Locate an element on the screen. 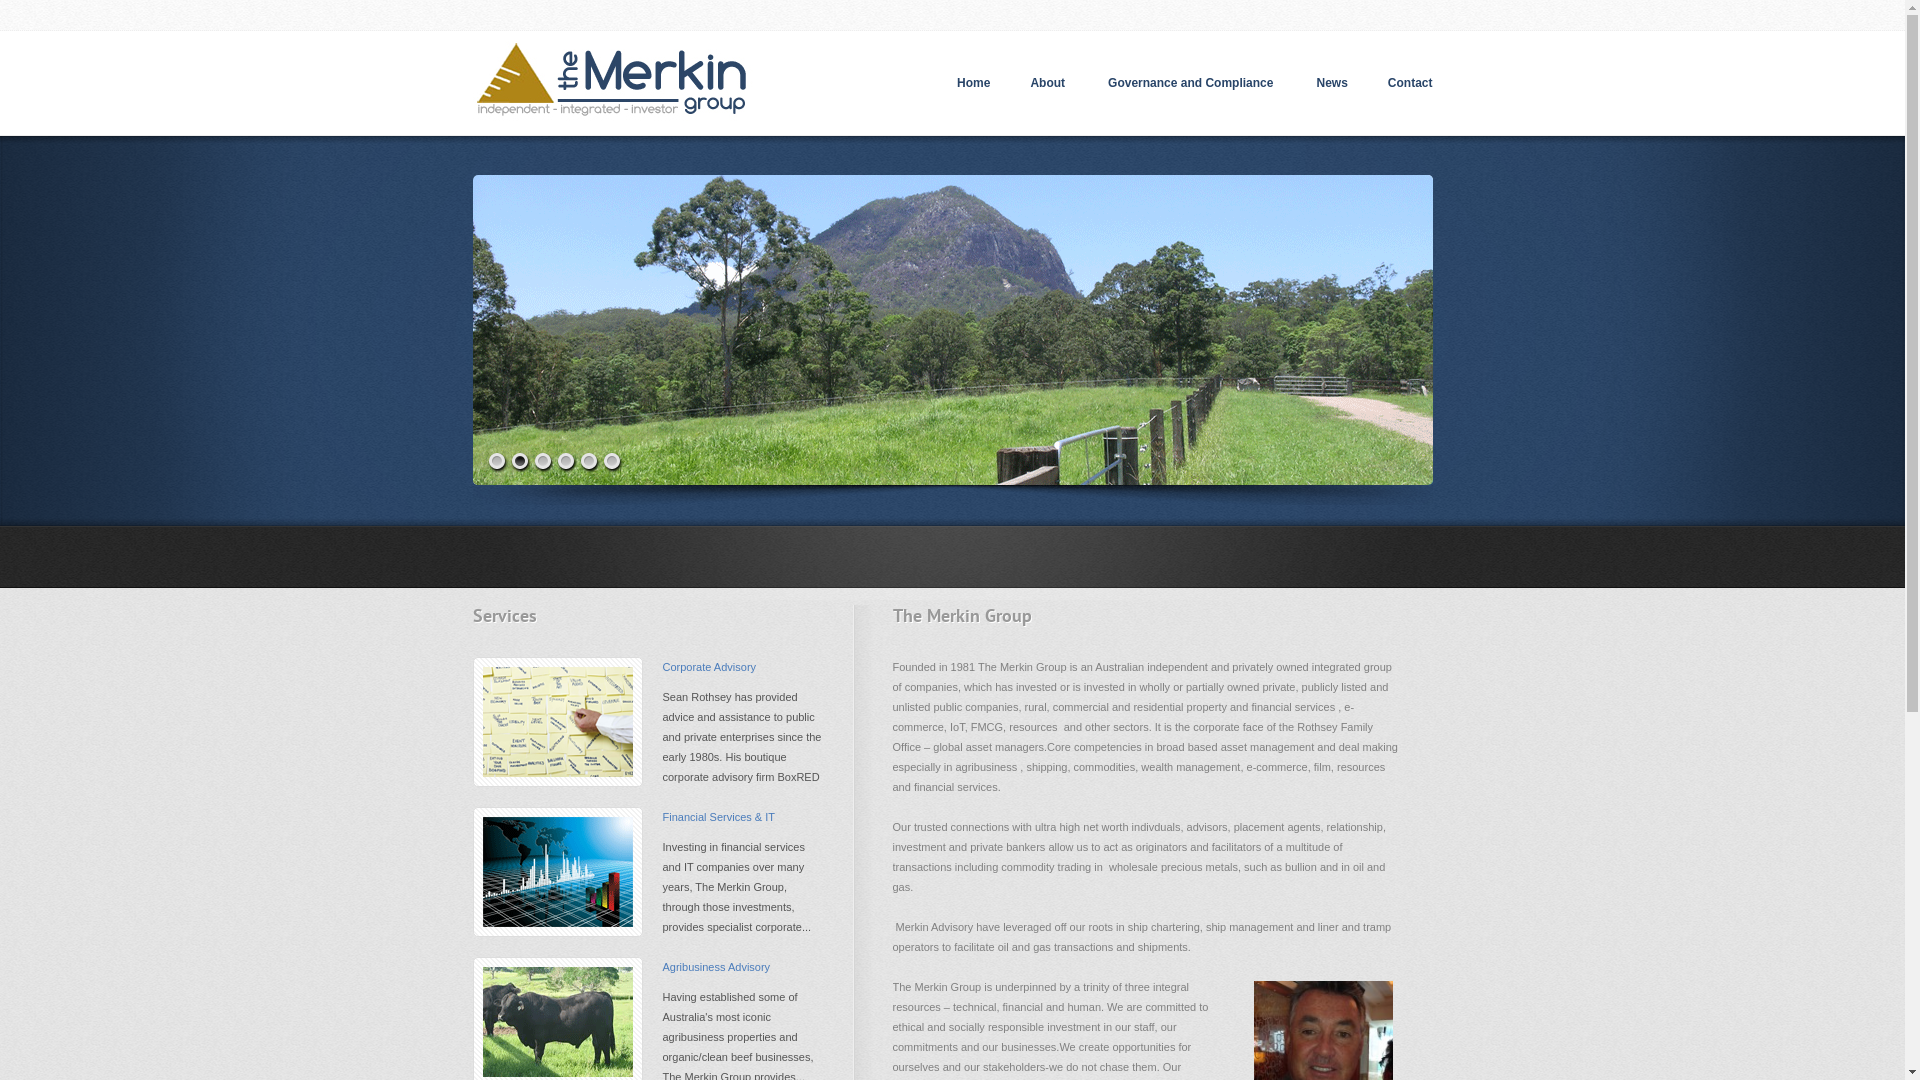 This screenshot has height=1080, width=1920. 'Contact' is located at coordinates (1409, 82).